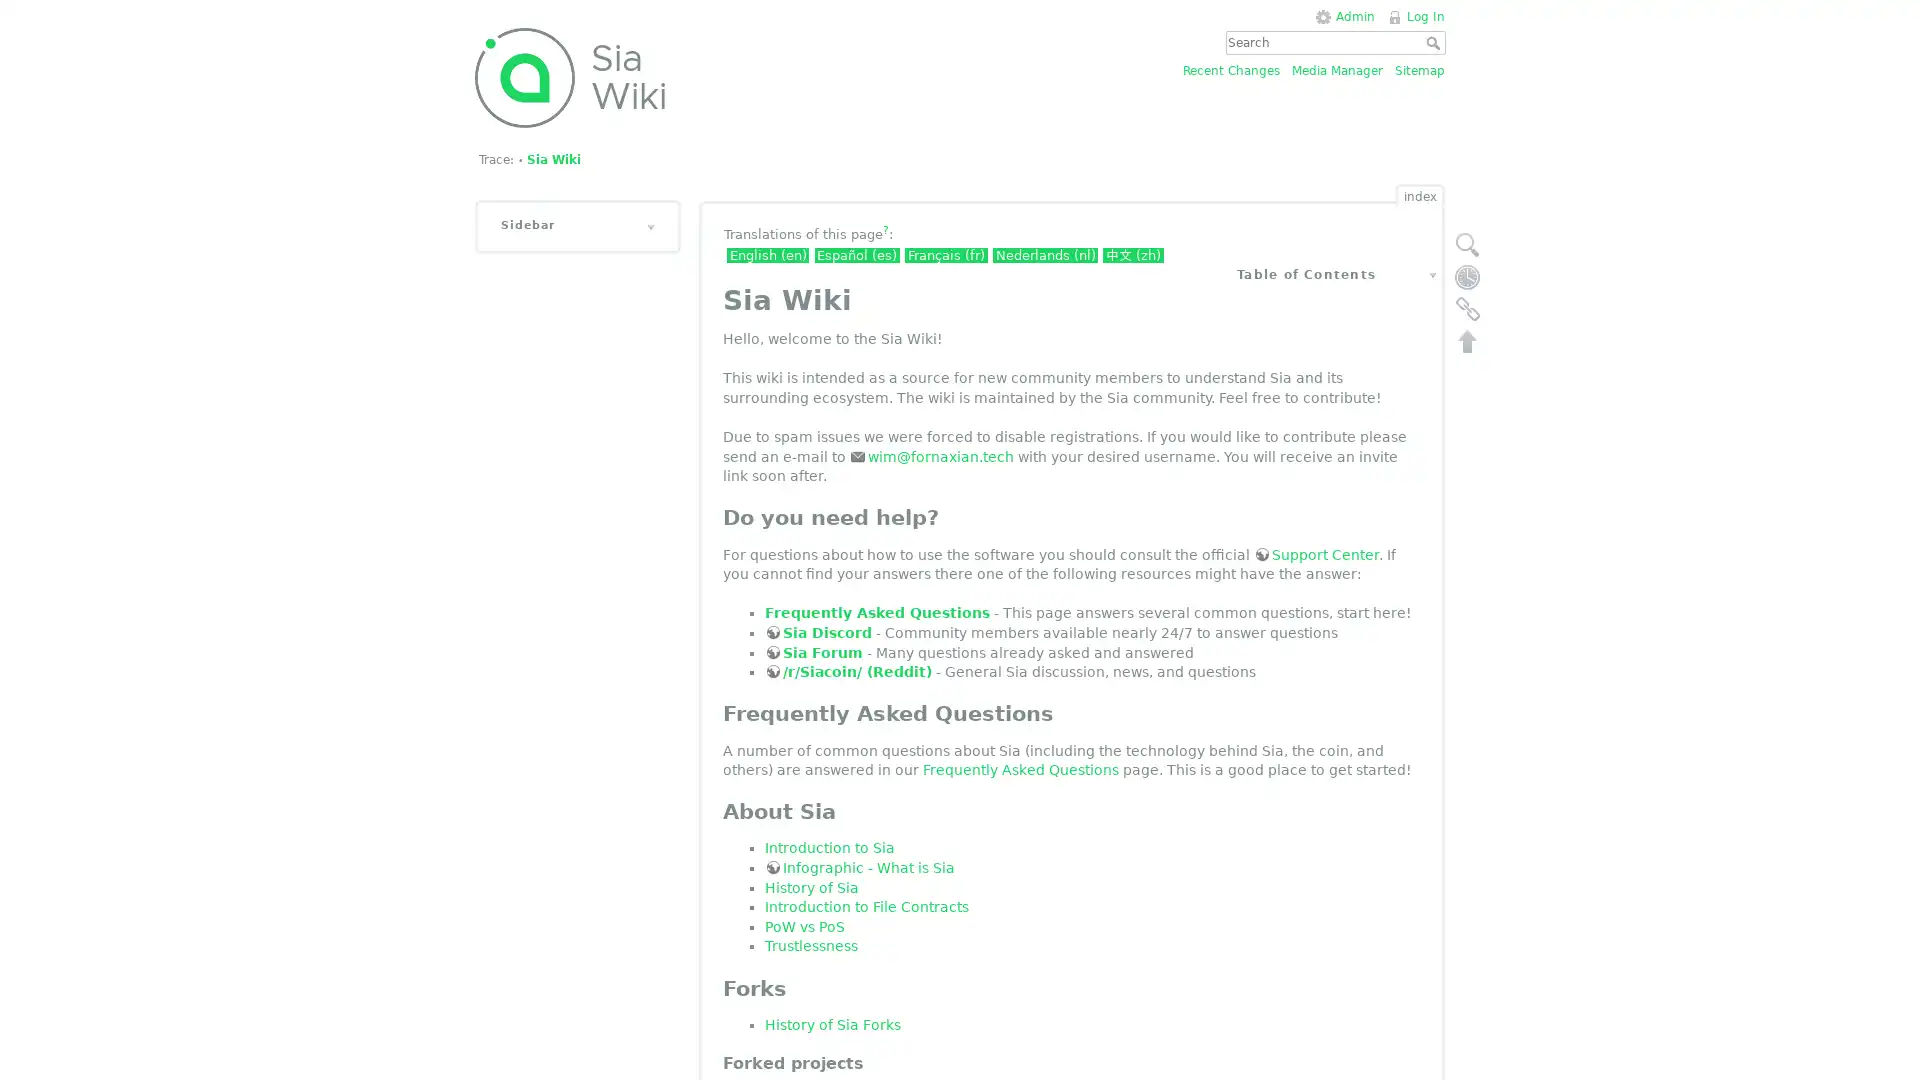 The width and height of the screenshot is (1920, 1080). Describe the element at coordinates (1434, 42) in the screenshot. I see `Search` at that location.